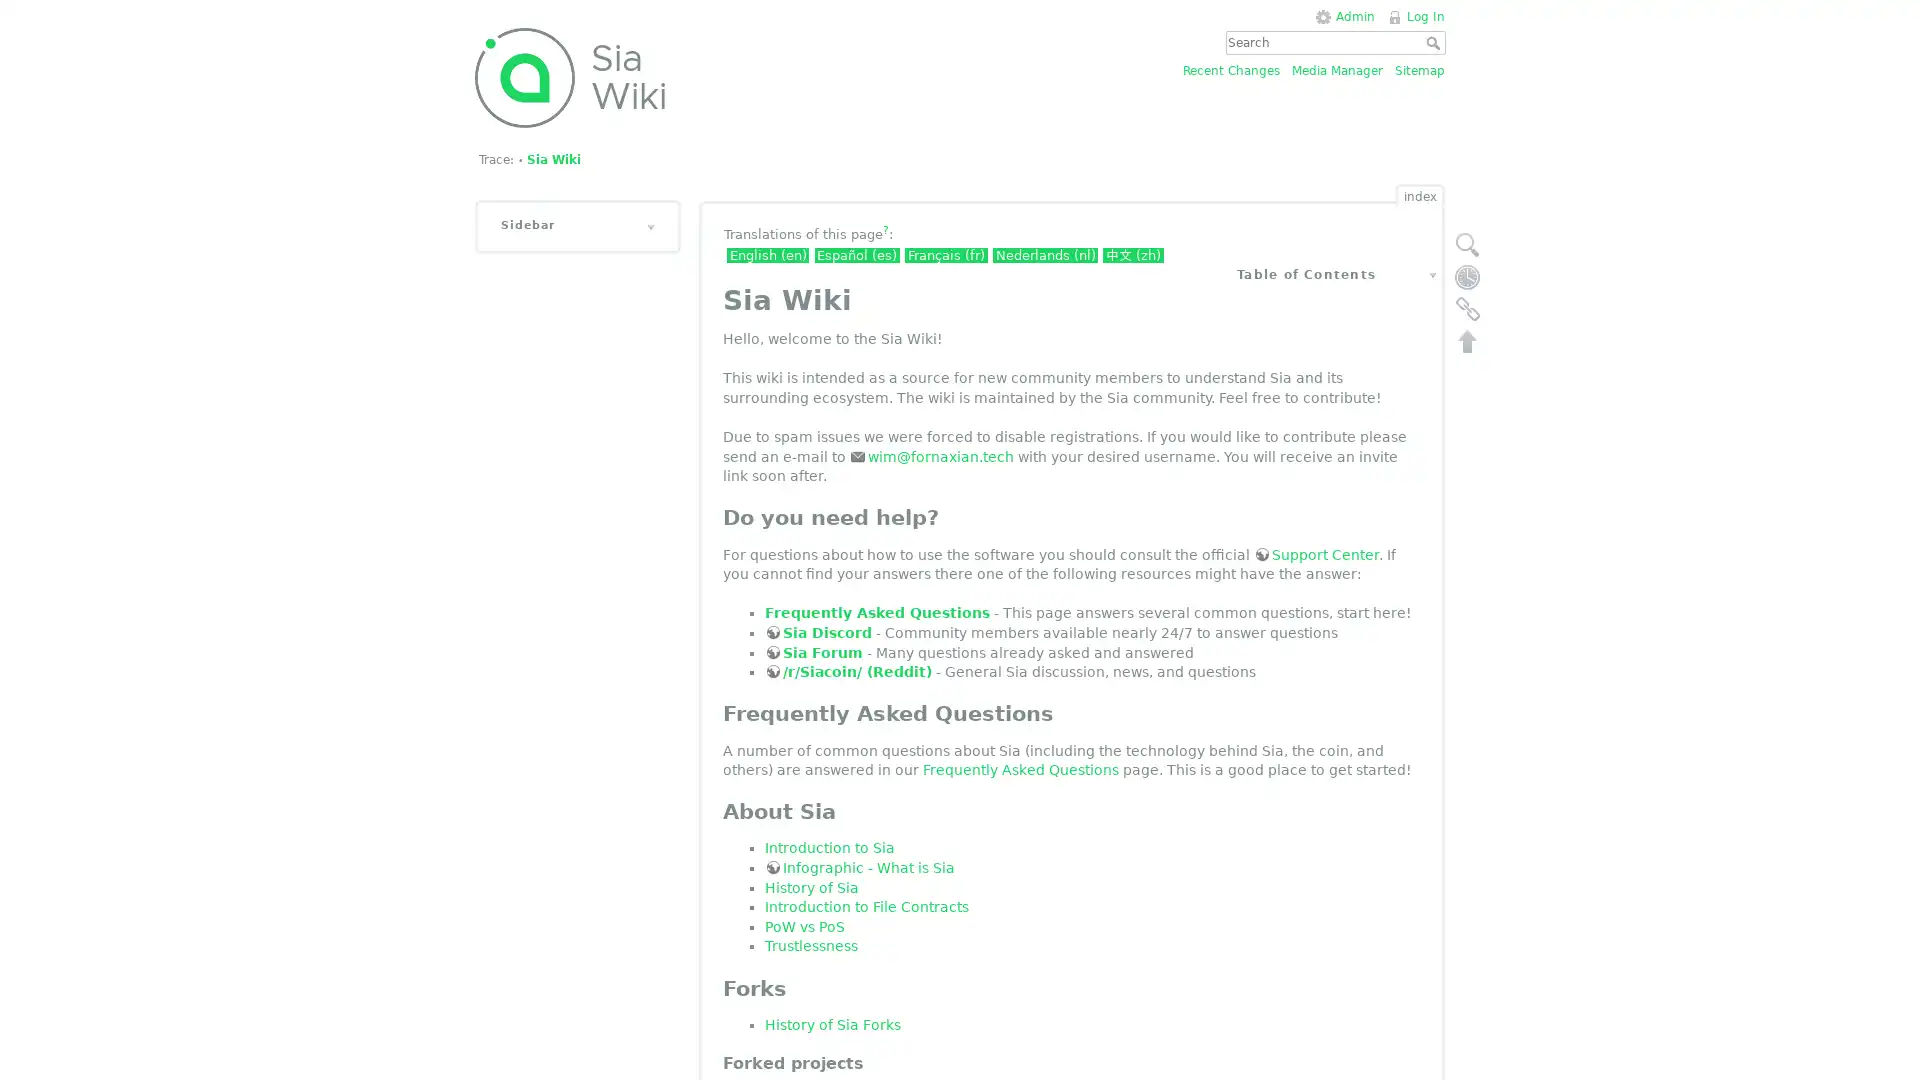 The width and height of the screenshot is (1920, 1080). Describe the element at coordinates (1434, 42) in the screenshot. I see `Search` at that location.